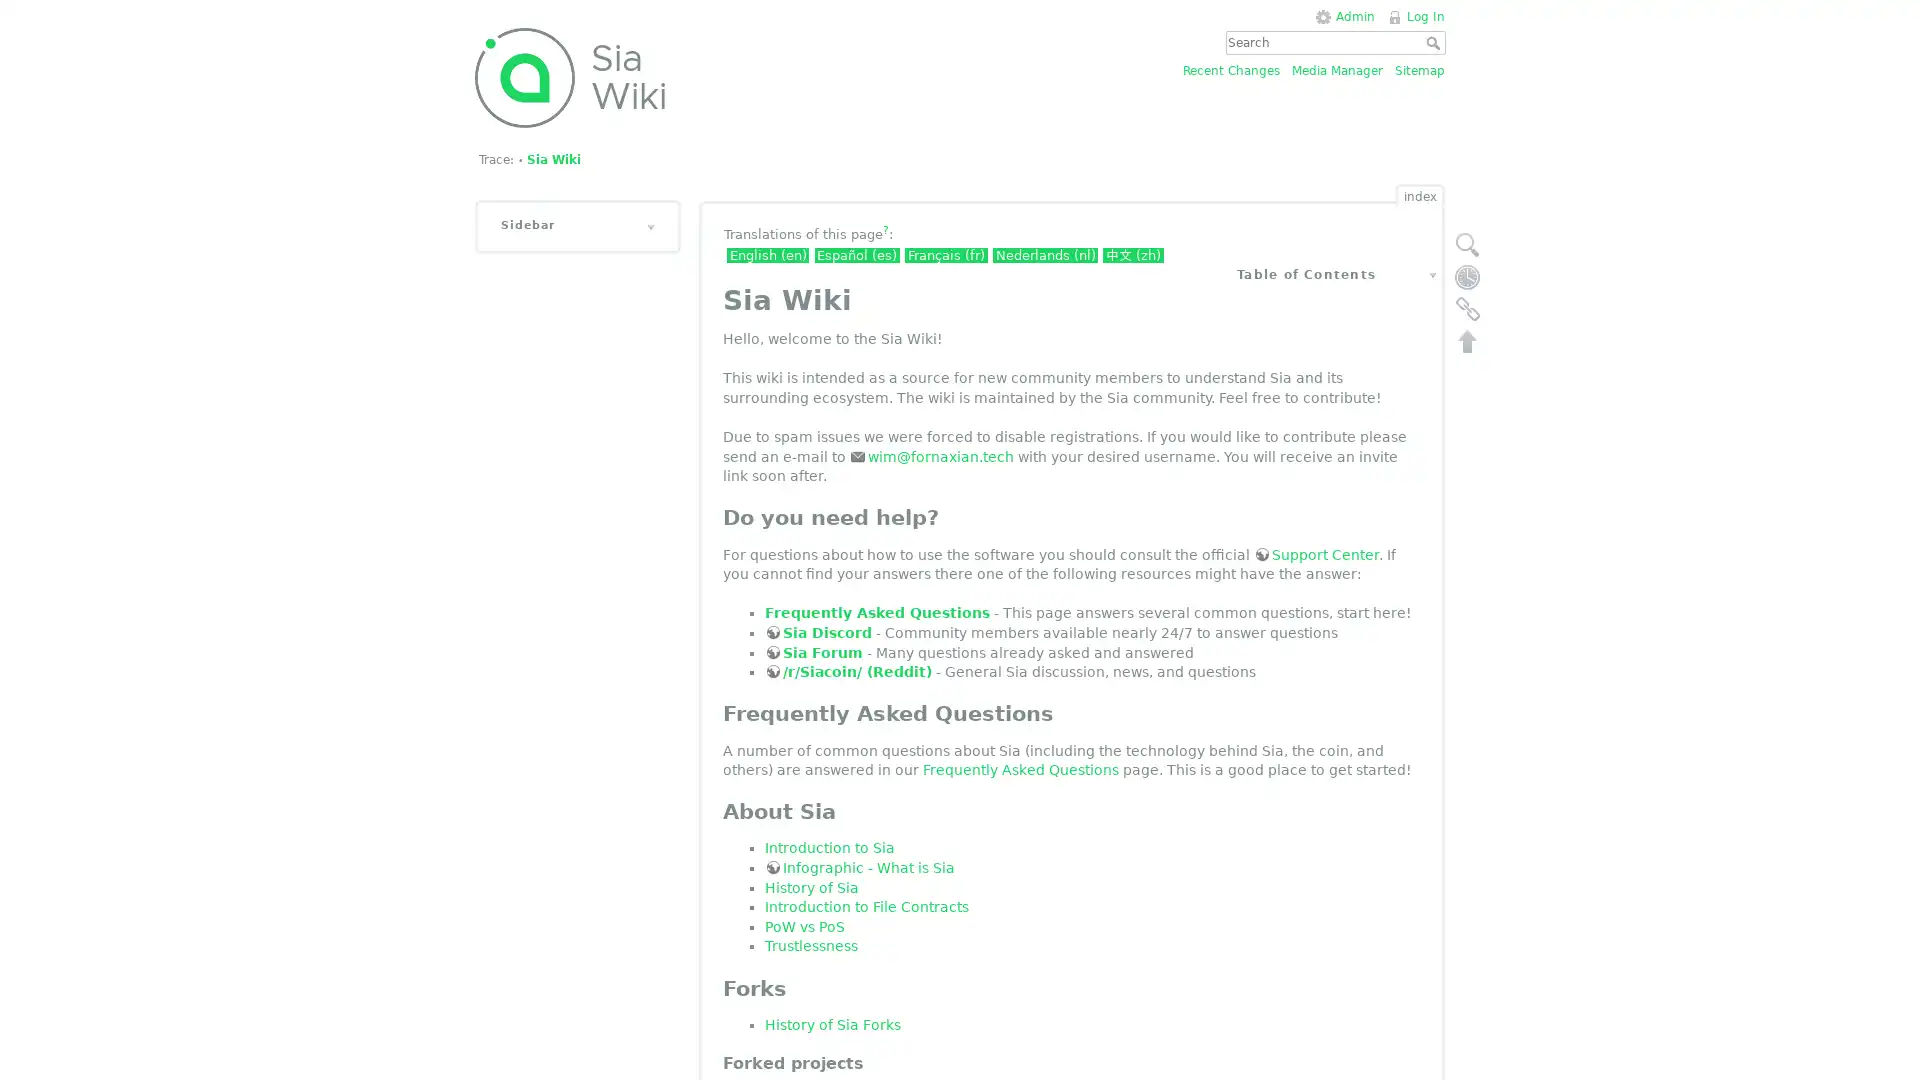 The width and height of the screenshot is (1920, 1080). Describe the element at coordinates (1434, 42) in the screenshot. I see `Search` at that location.